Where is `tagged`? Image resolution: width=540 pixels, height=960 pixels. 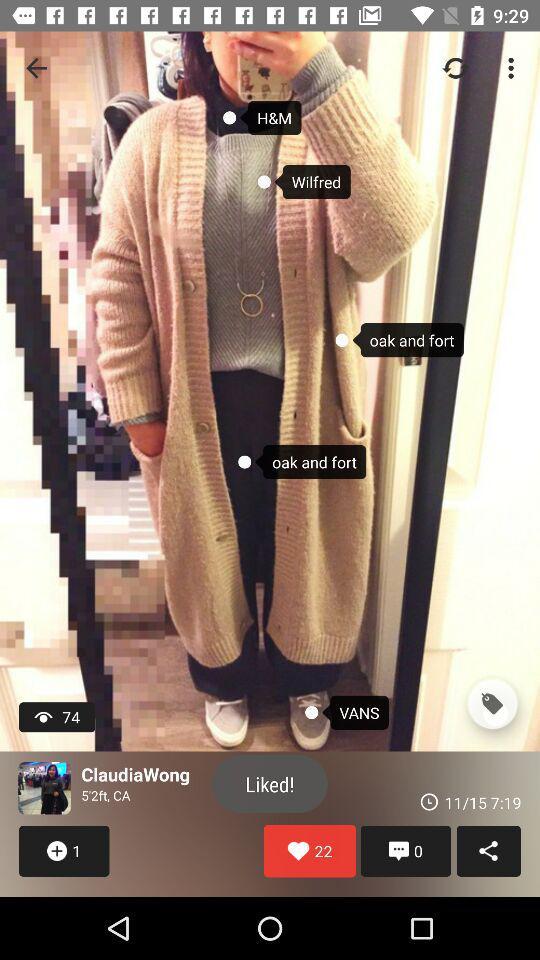
tagged is located at coordinates (491, 704).